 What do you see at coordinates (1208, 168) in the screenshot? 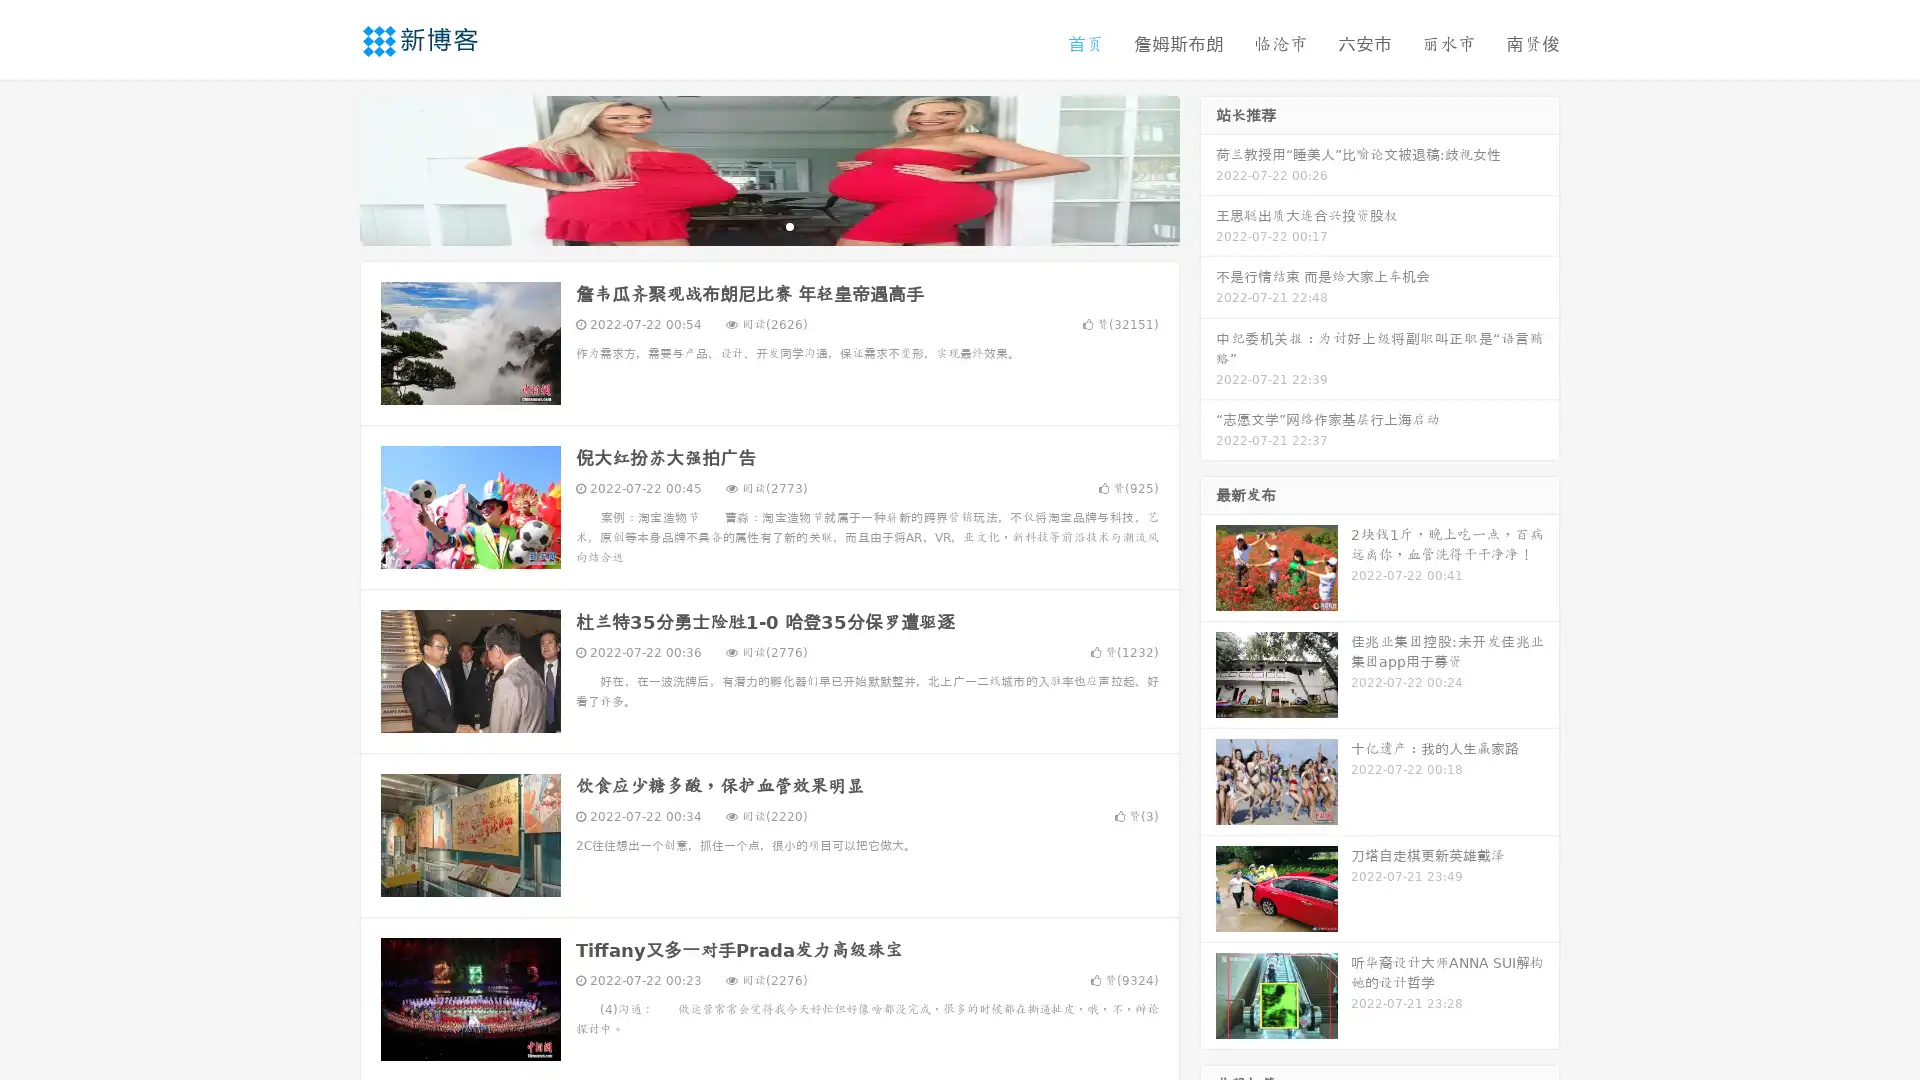
I see `Next slide` at bounding box center [1208, 168].